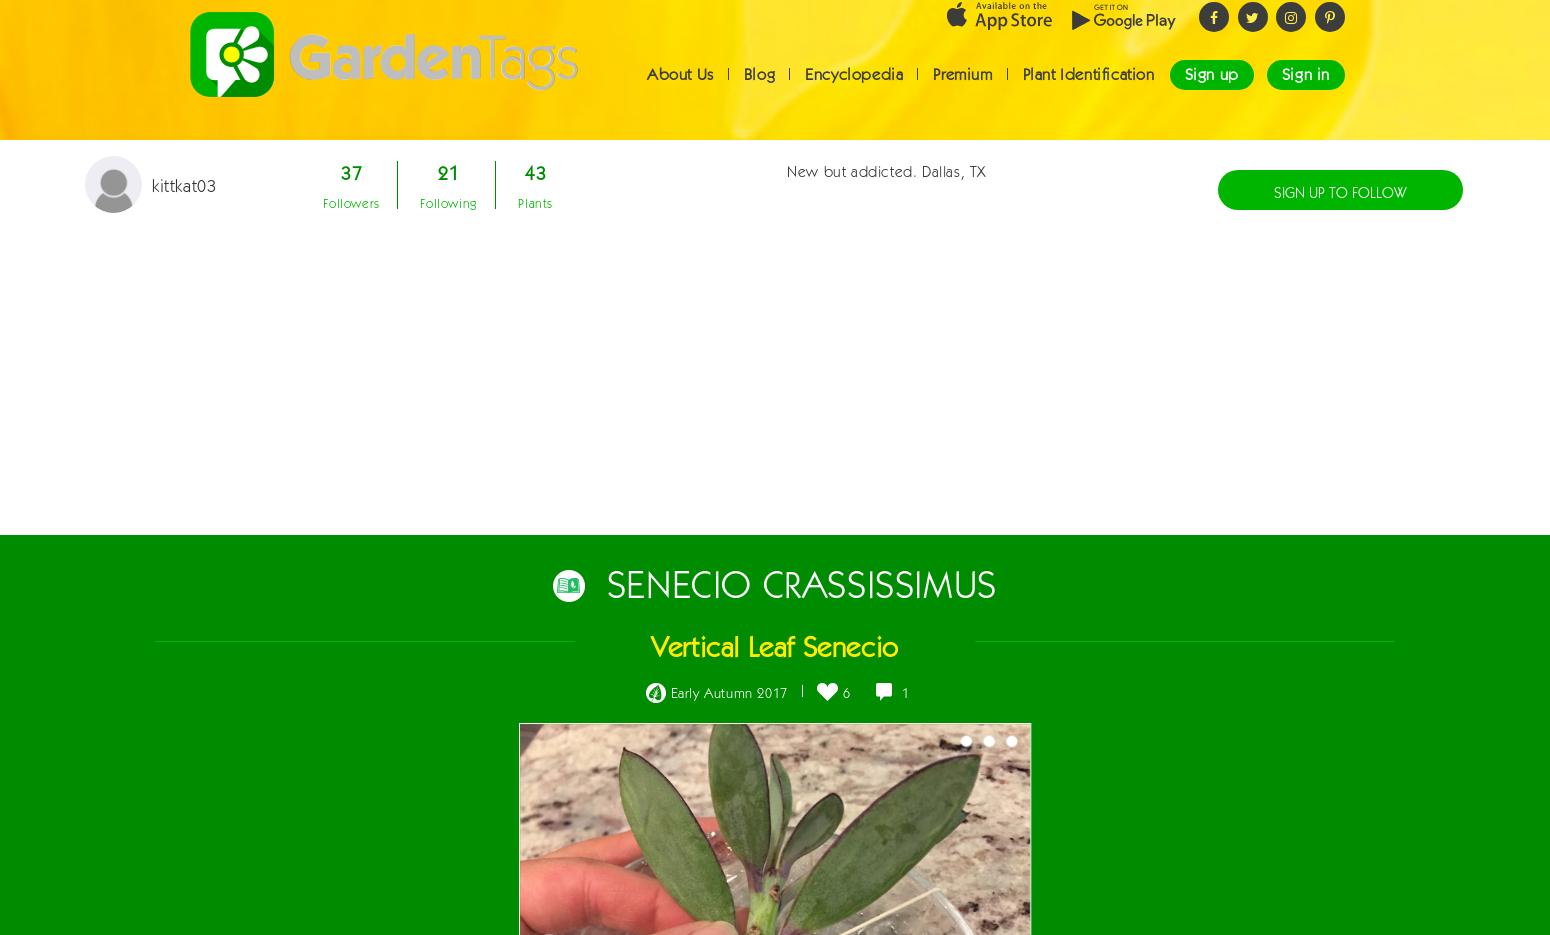 The image size is (1550, 935). What do you see at coordinates (854, 91) in the screenshot?
I see `'Encyclopedia'` at bounding box center [854, 91].